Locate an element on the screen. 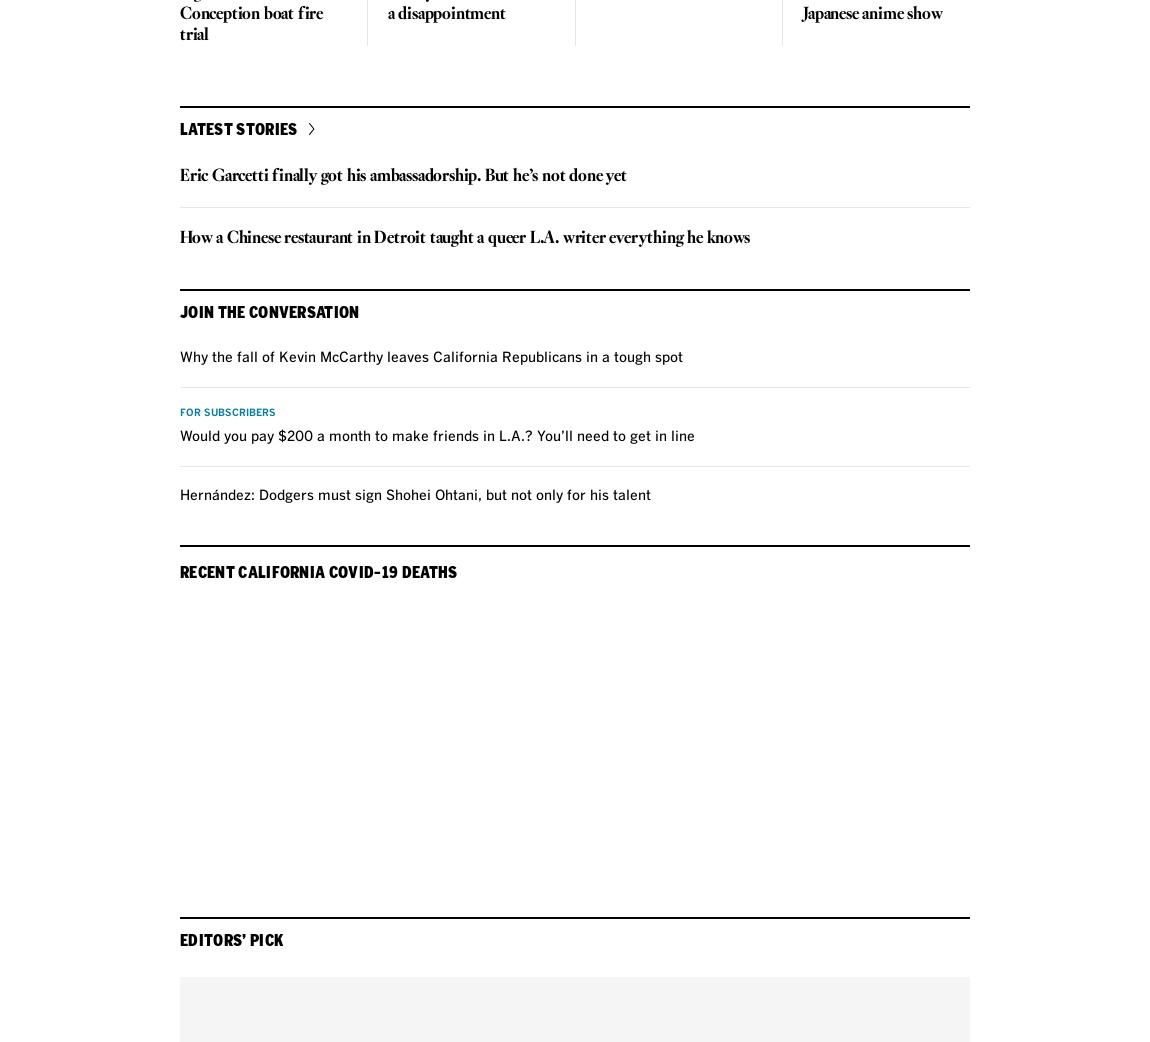  'Recent California COVID-19 Deaths' is located at coordinates (318, 570).